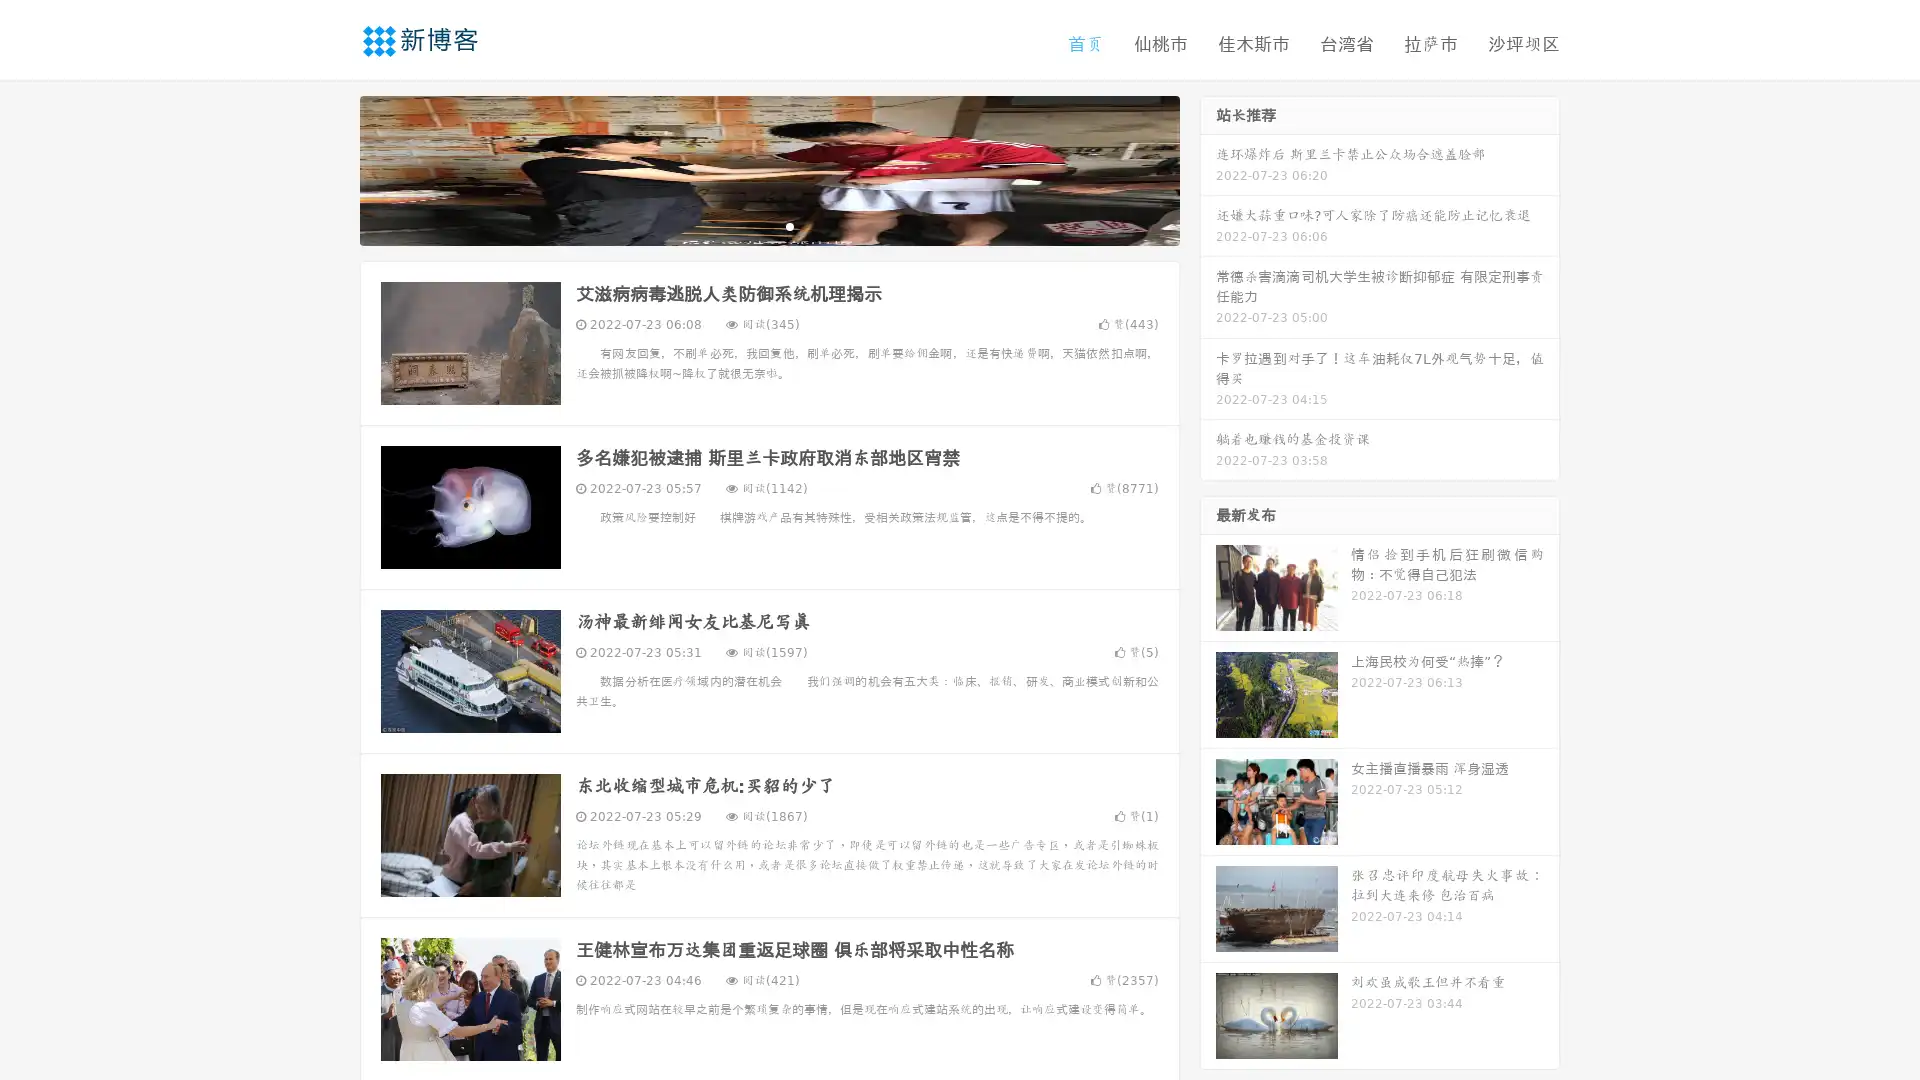 The image size is (1920, 1080). I want to click on Go to slide 2, so click(768, 225).